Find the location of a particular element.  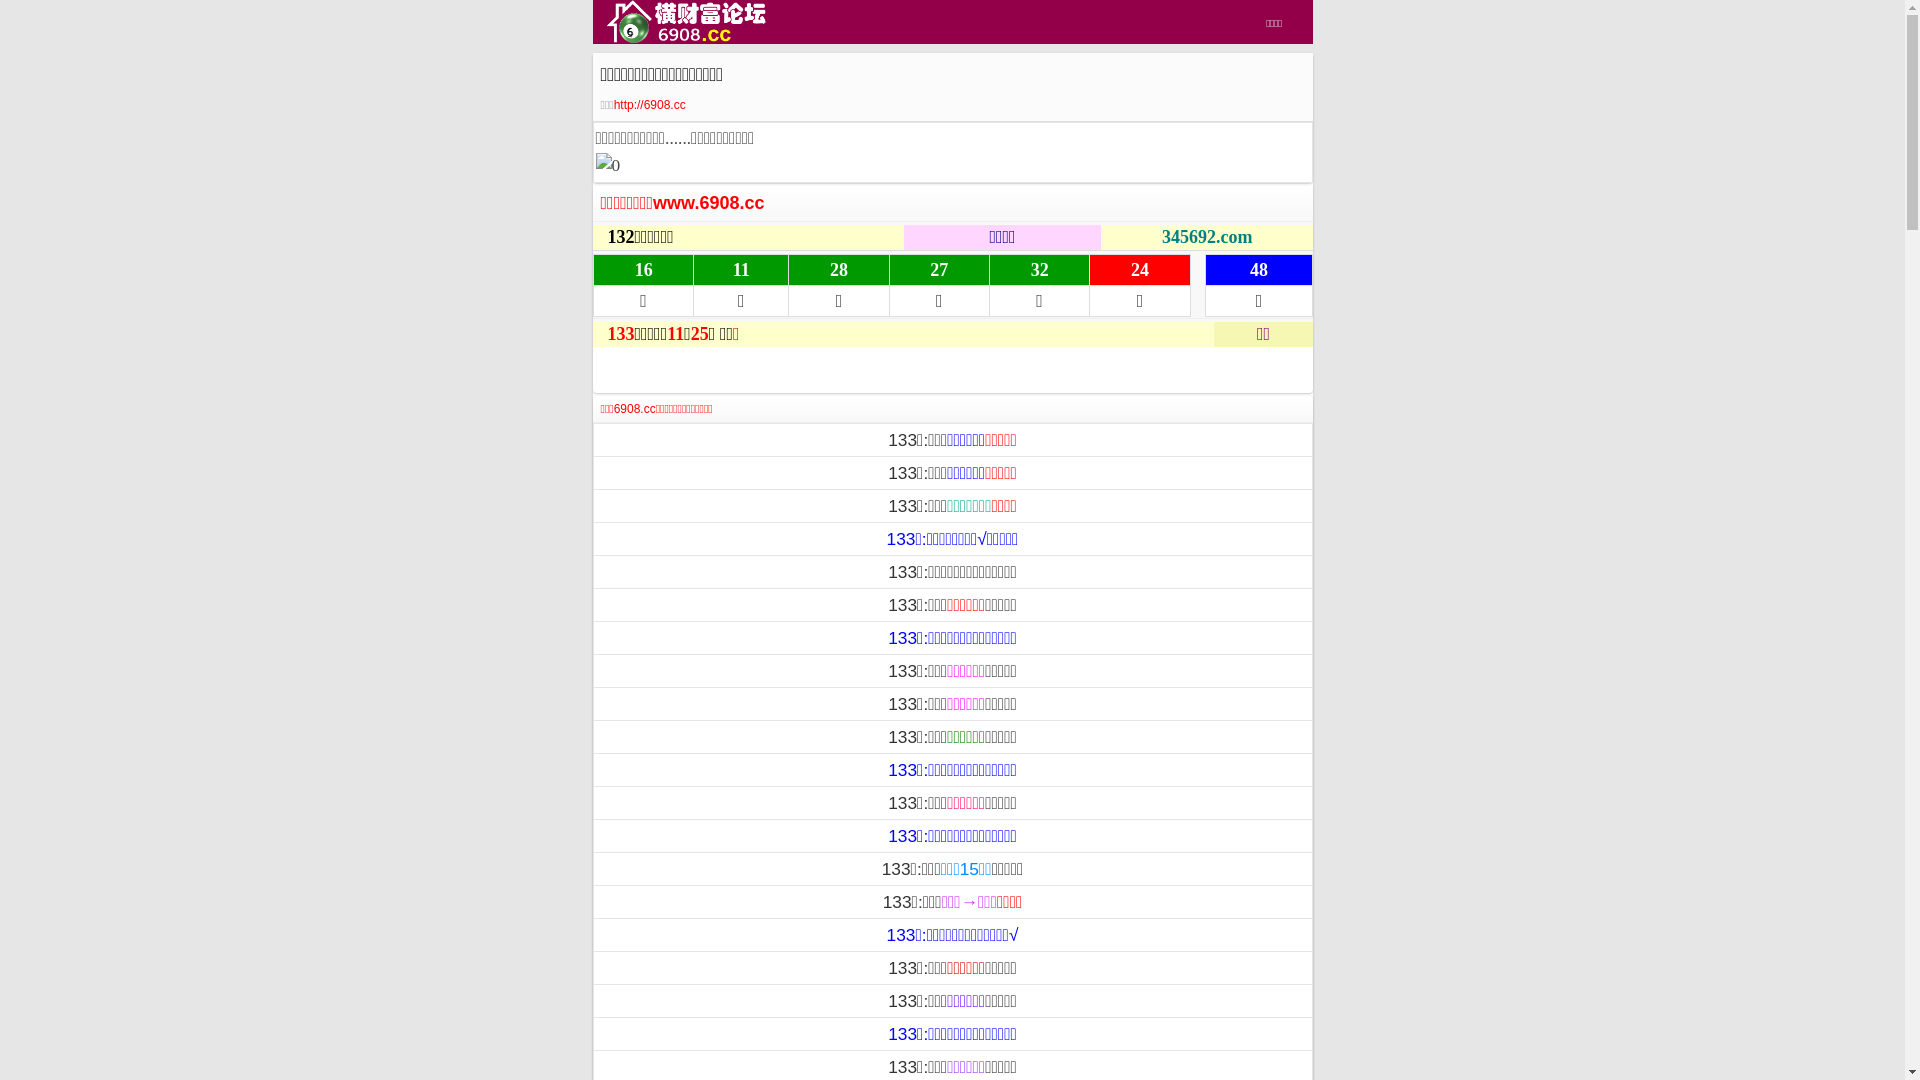

'0' is located at coordinates (607, 164).